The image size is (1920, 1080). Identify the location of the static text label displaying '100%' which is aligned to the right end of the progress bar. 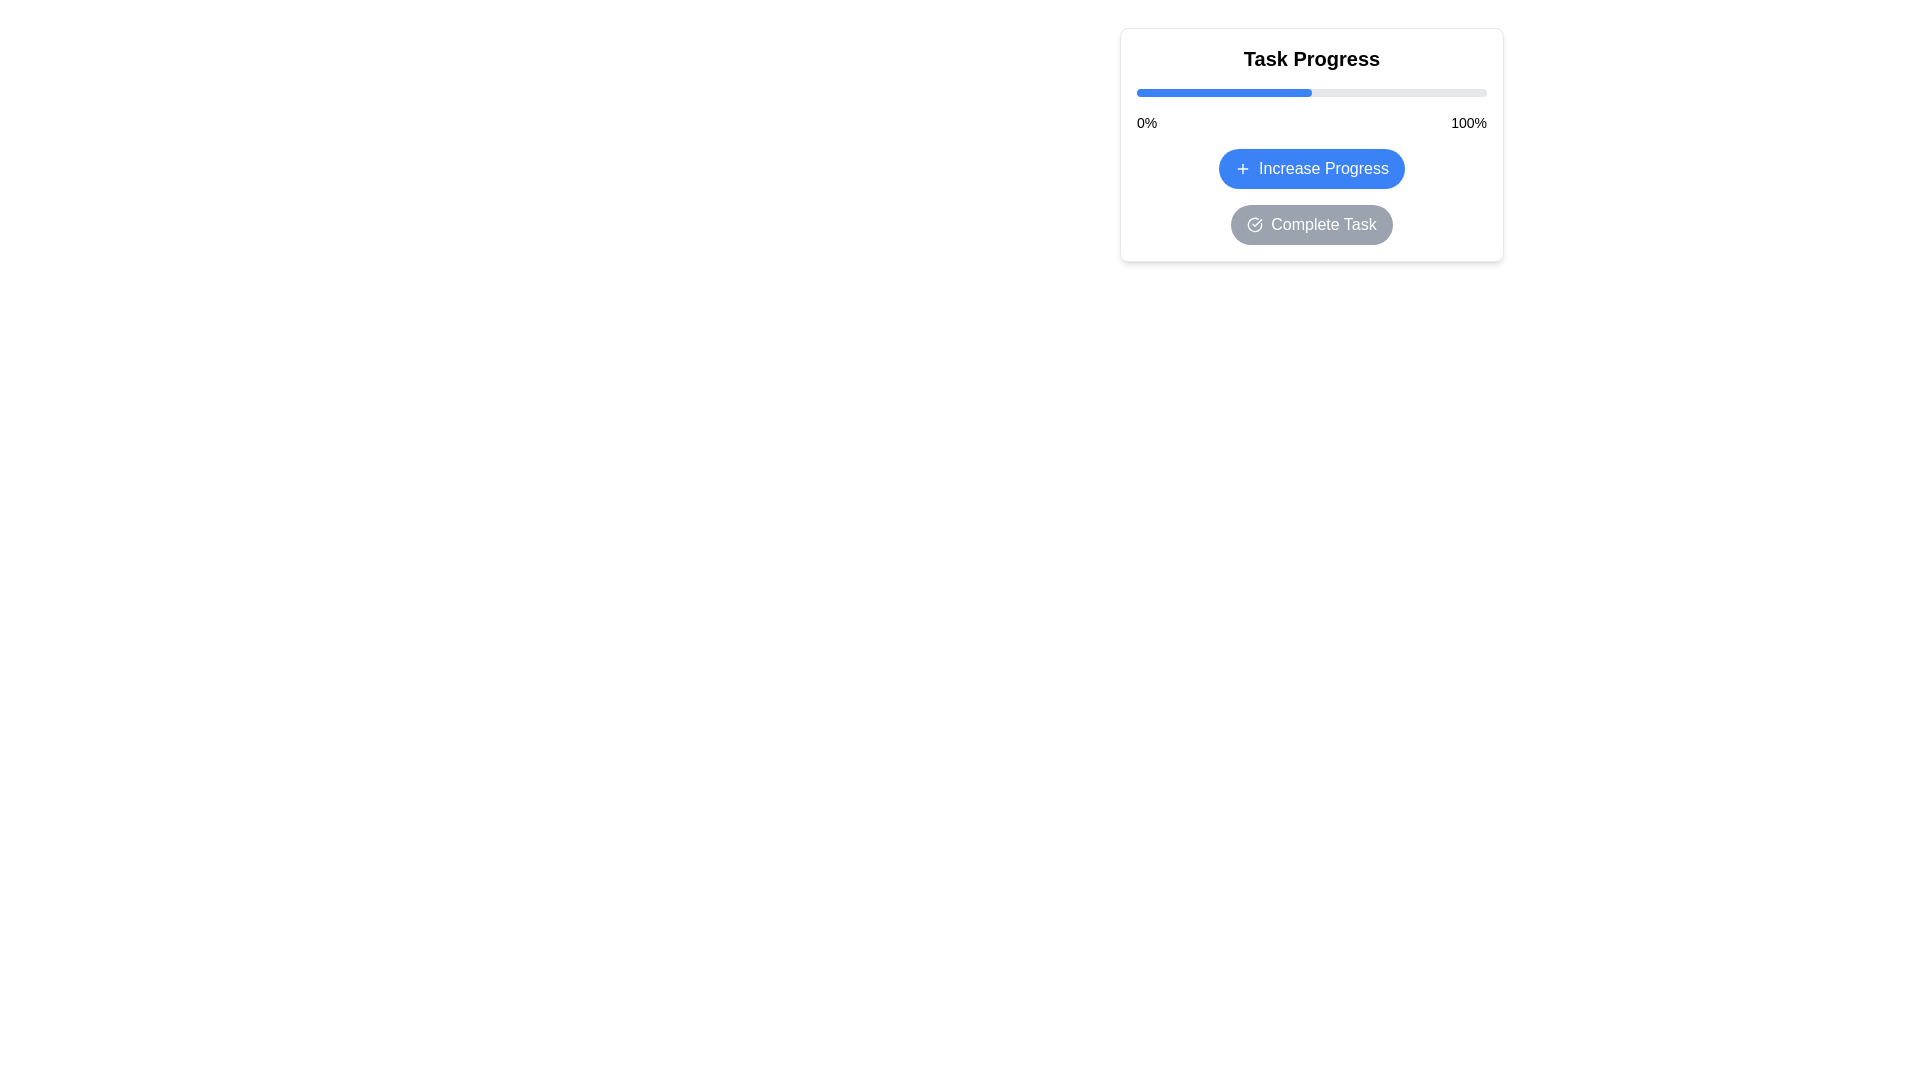
(1469, 123).